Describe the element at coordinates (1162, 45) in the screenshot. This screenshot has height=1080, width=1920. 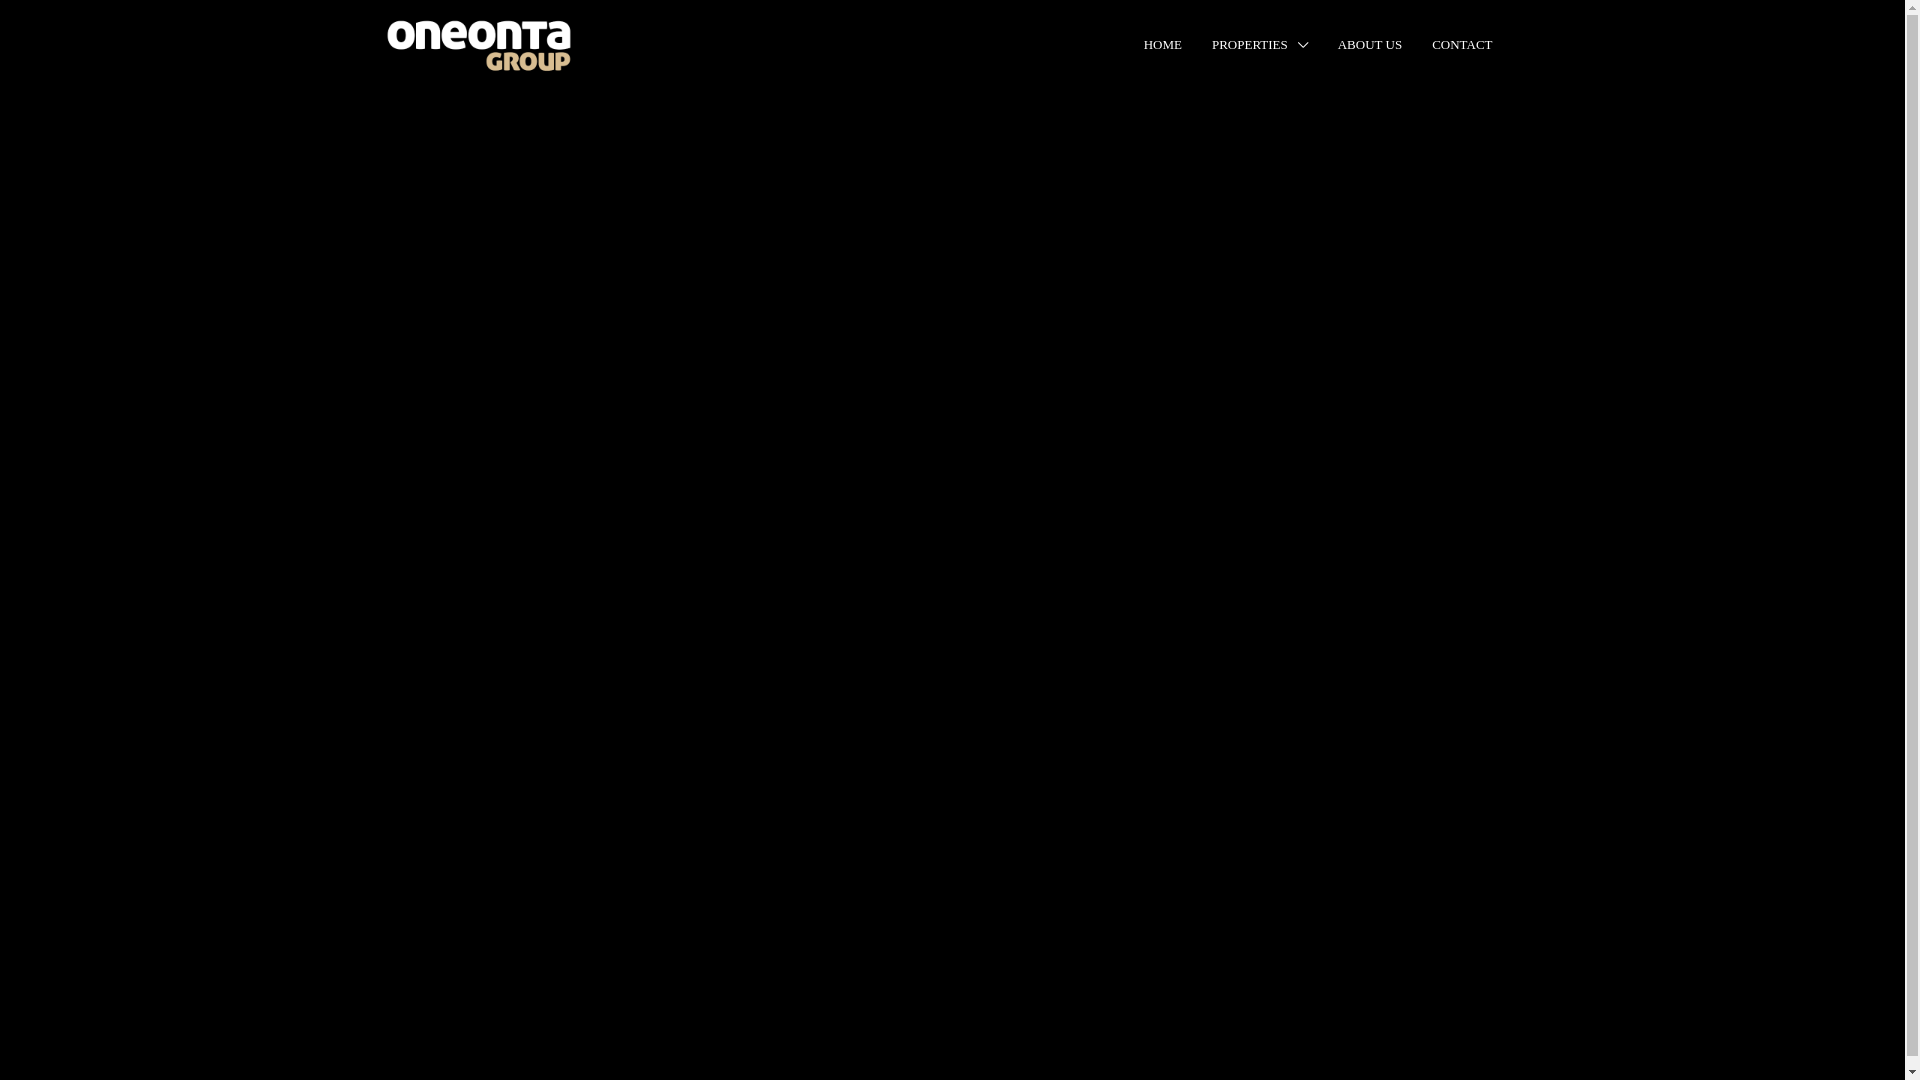
I see `'HOME'` at that location.